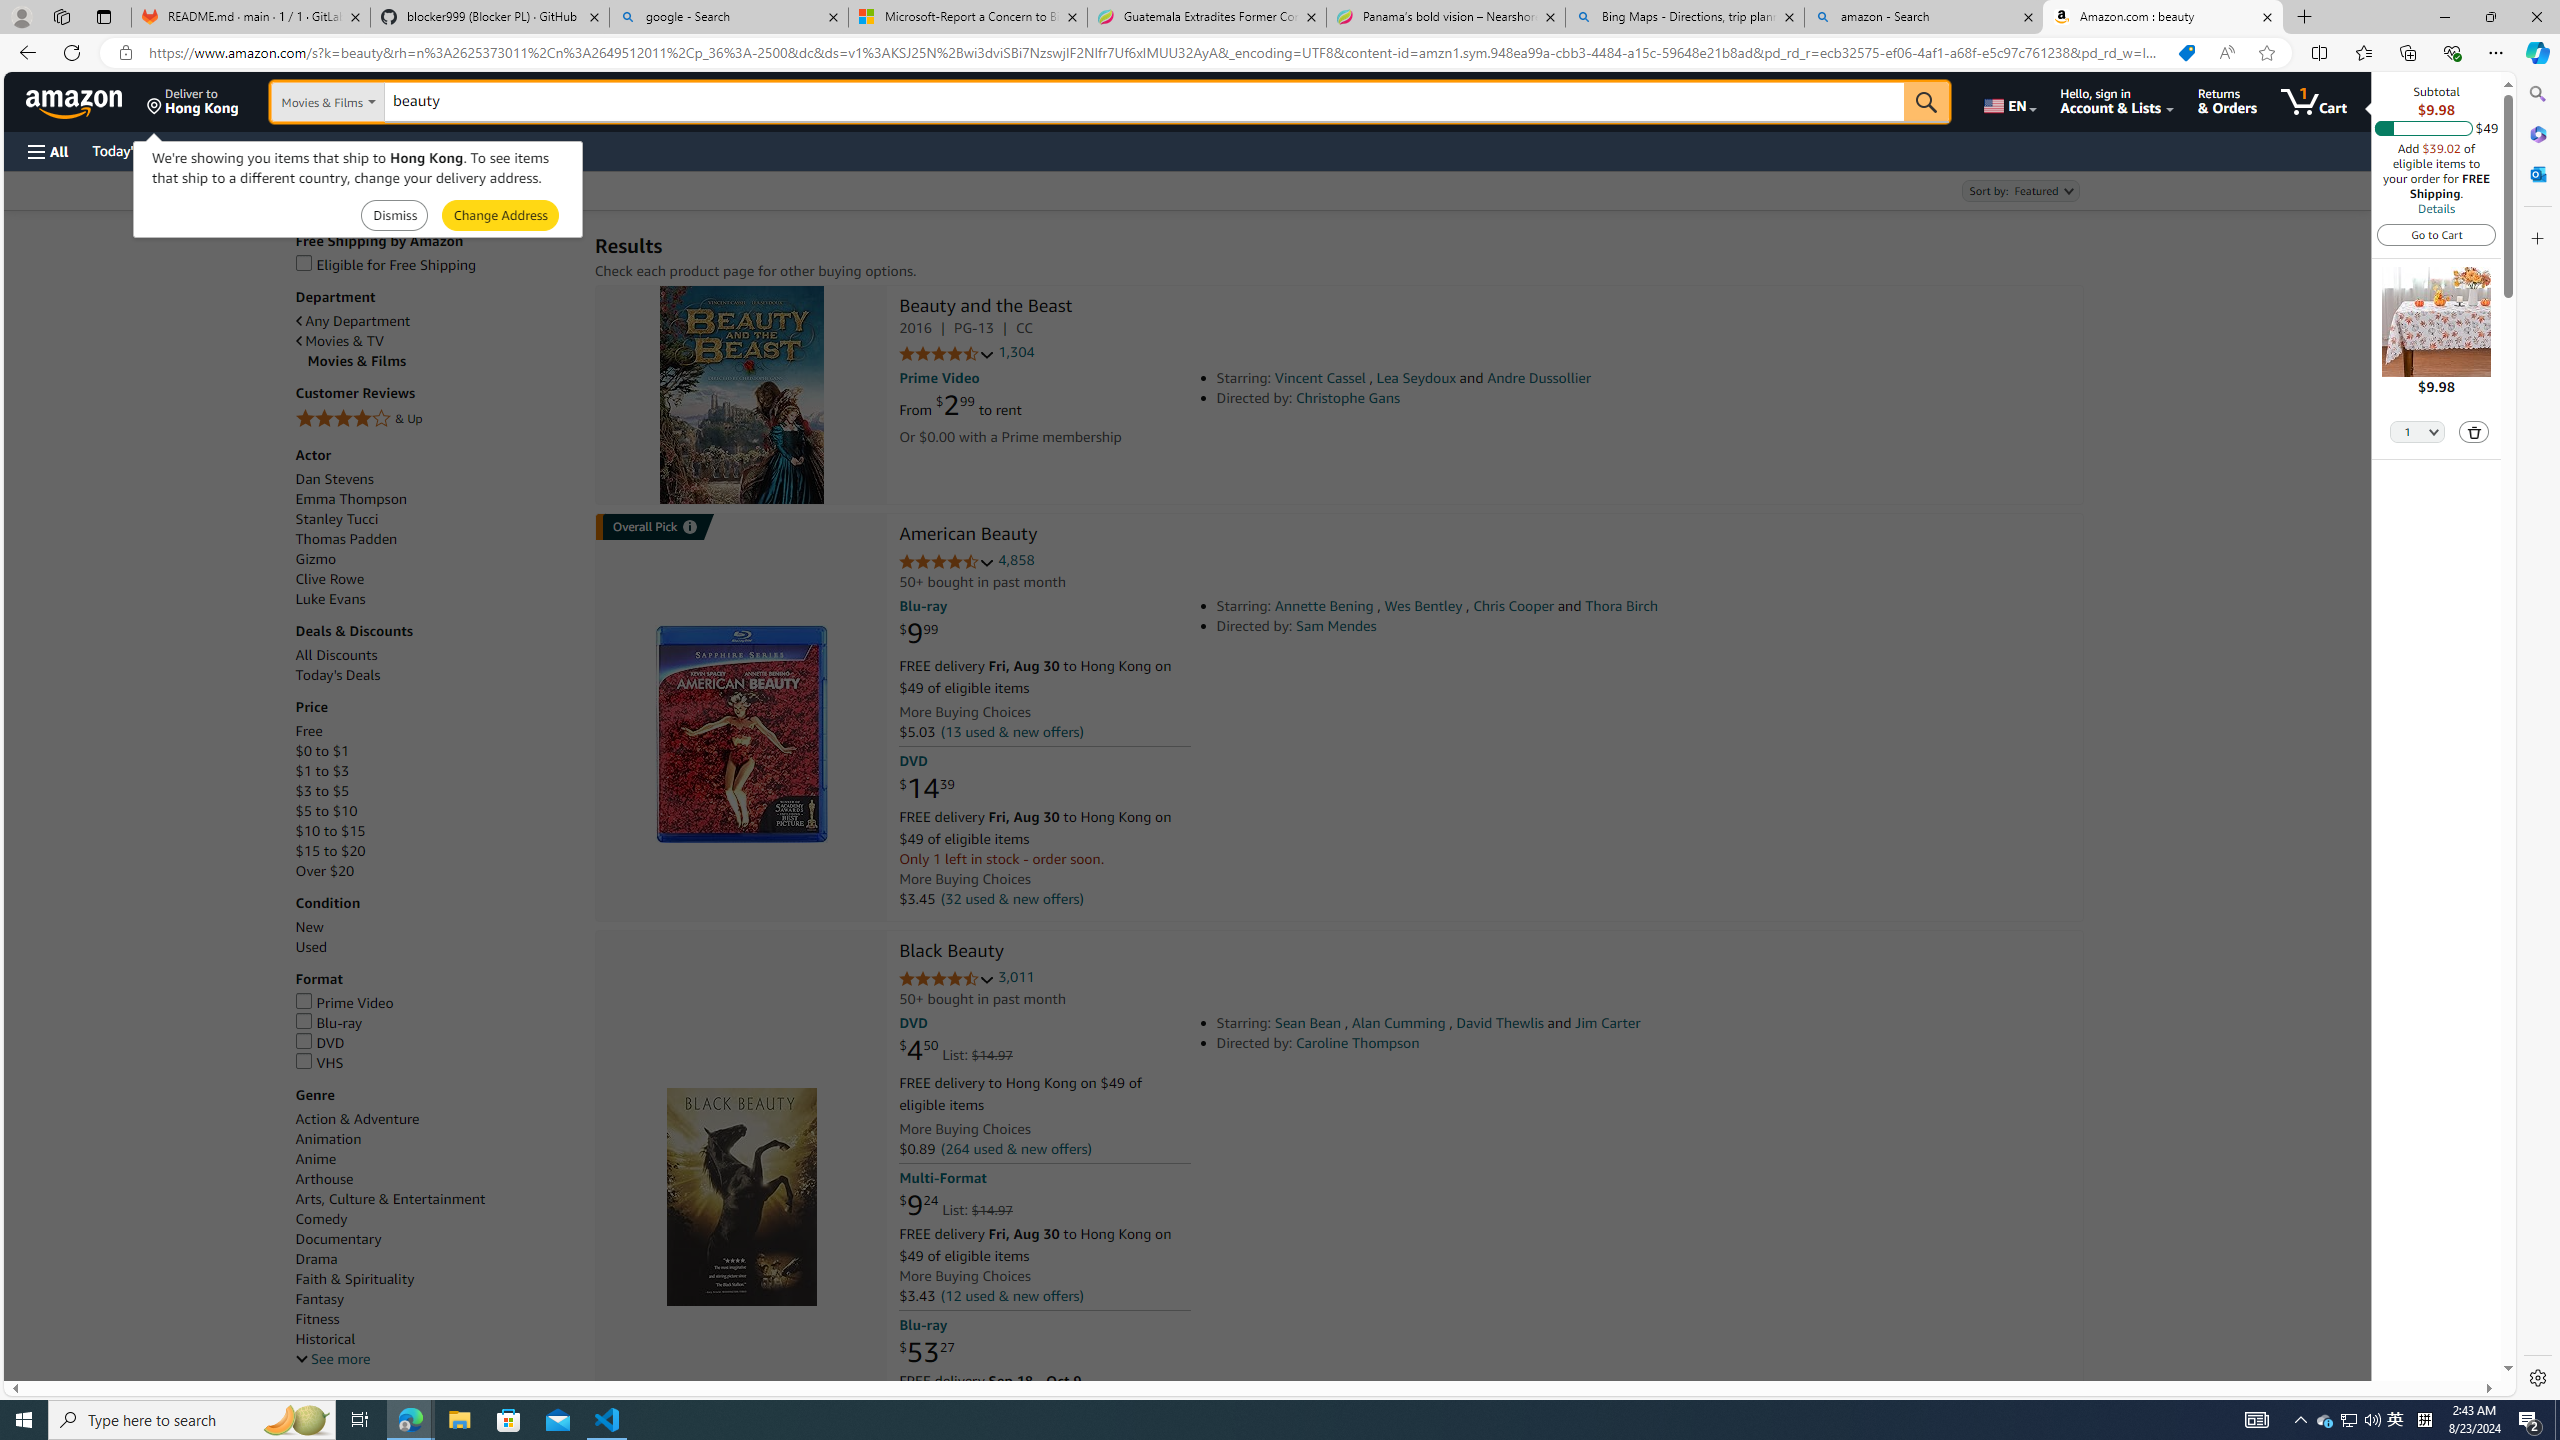 The image size is (2560, 1440). Describe the element at coordinates (2226, 100) in the screenshot. I see `'Returns & Orders'` at that location.